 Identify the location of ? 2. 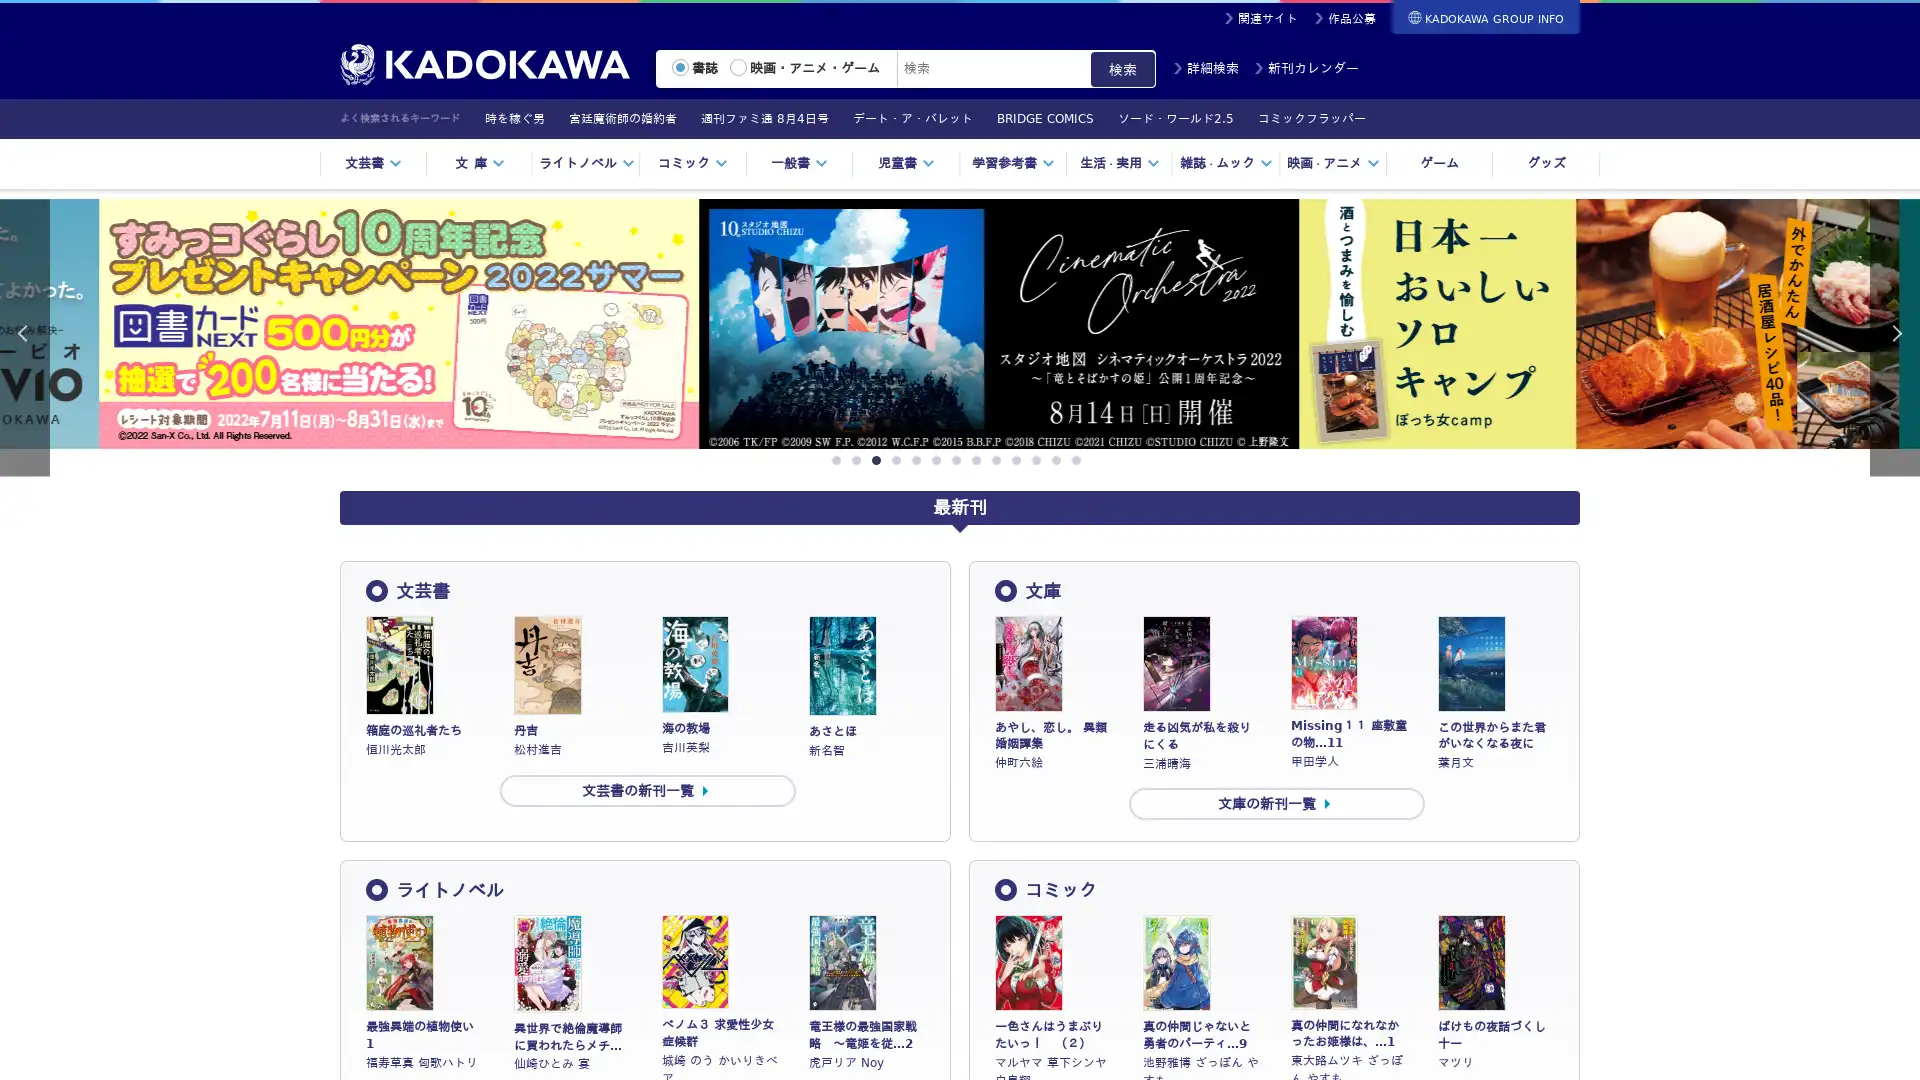
(998, 150).